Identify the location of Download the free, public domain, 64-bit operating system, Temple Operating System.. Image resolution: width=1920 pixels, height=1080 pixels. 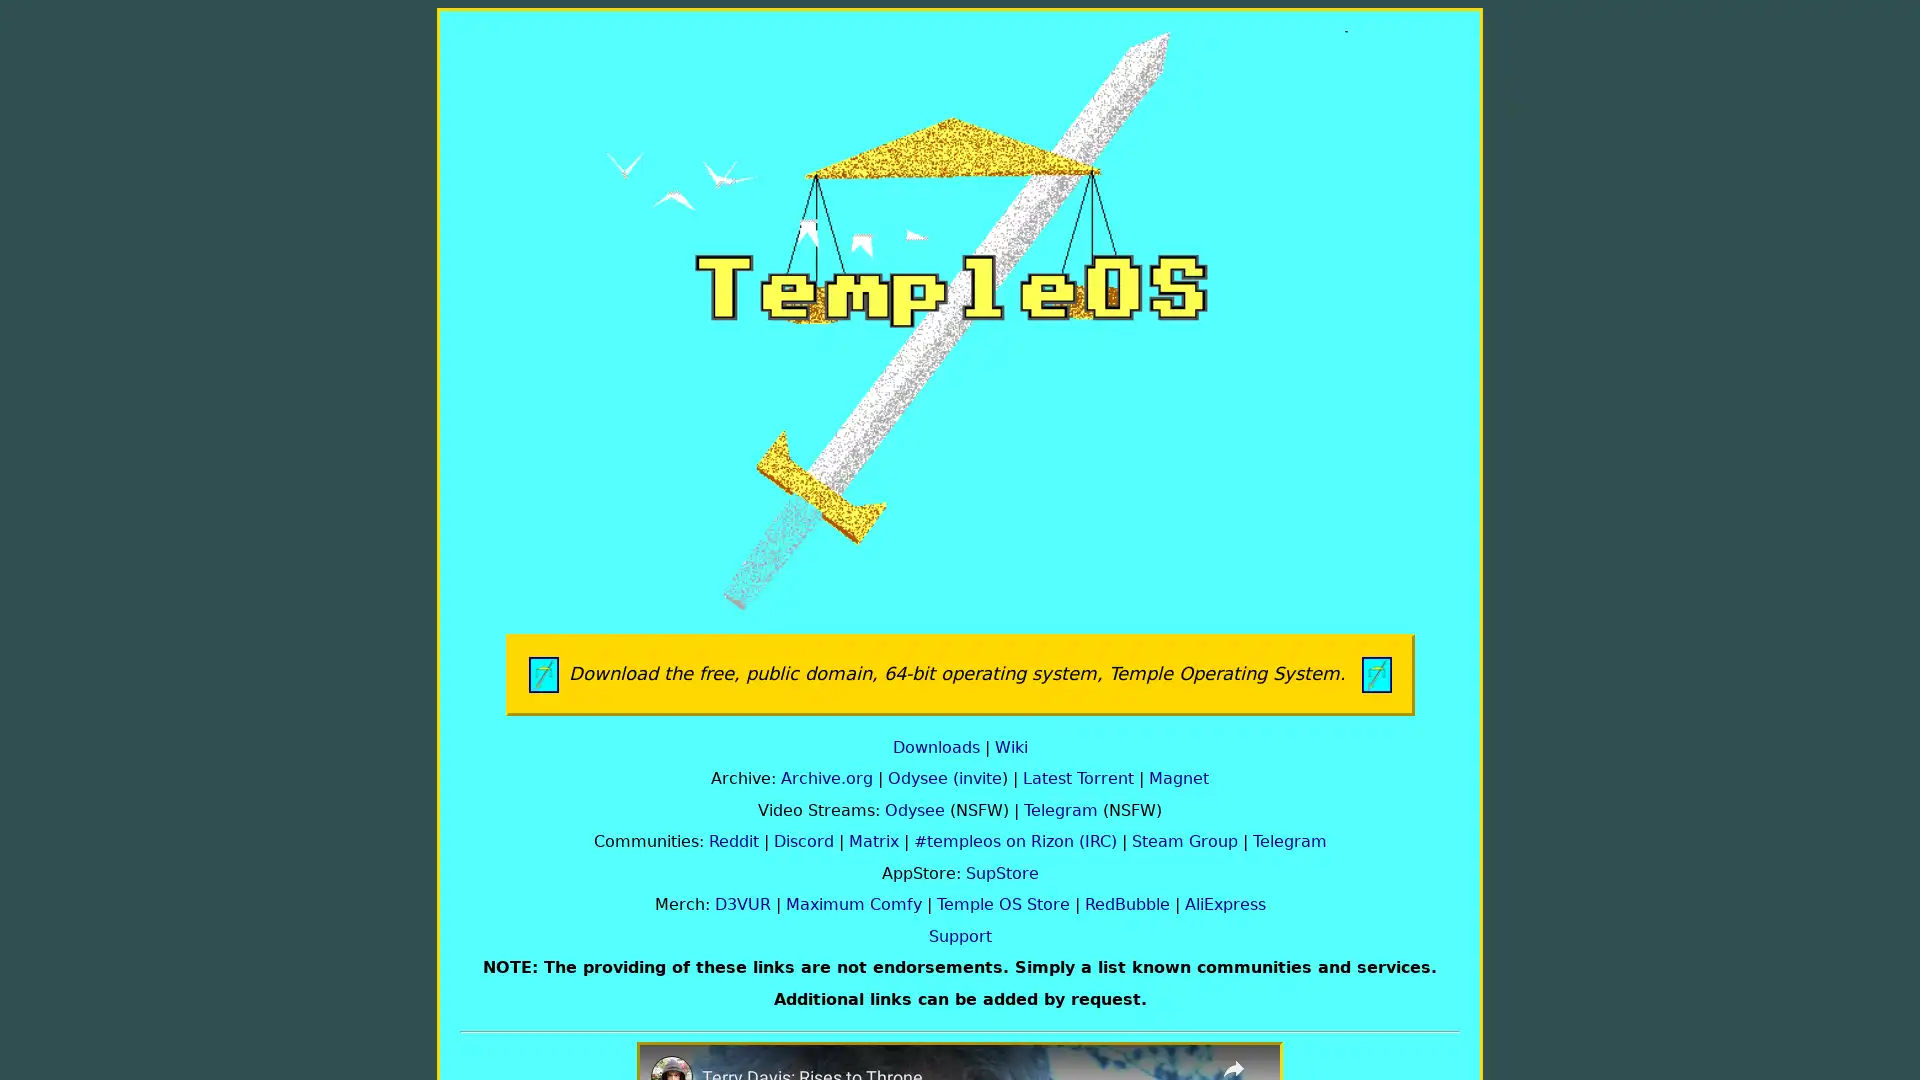
(958, 674).